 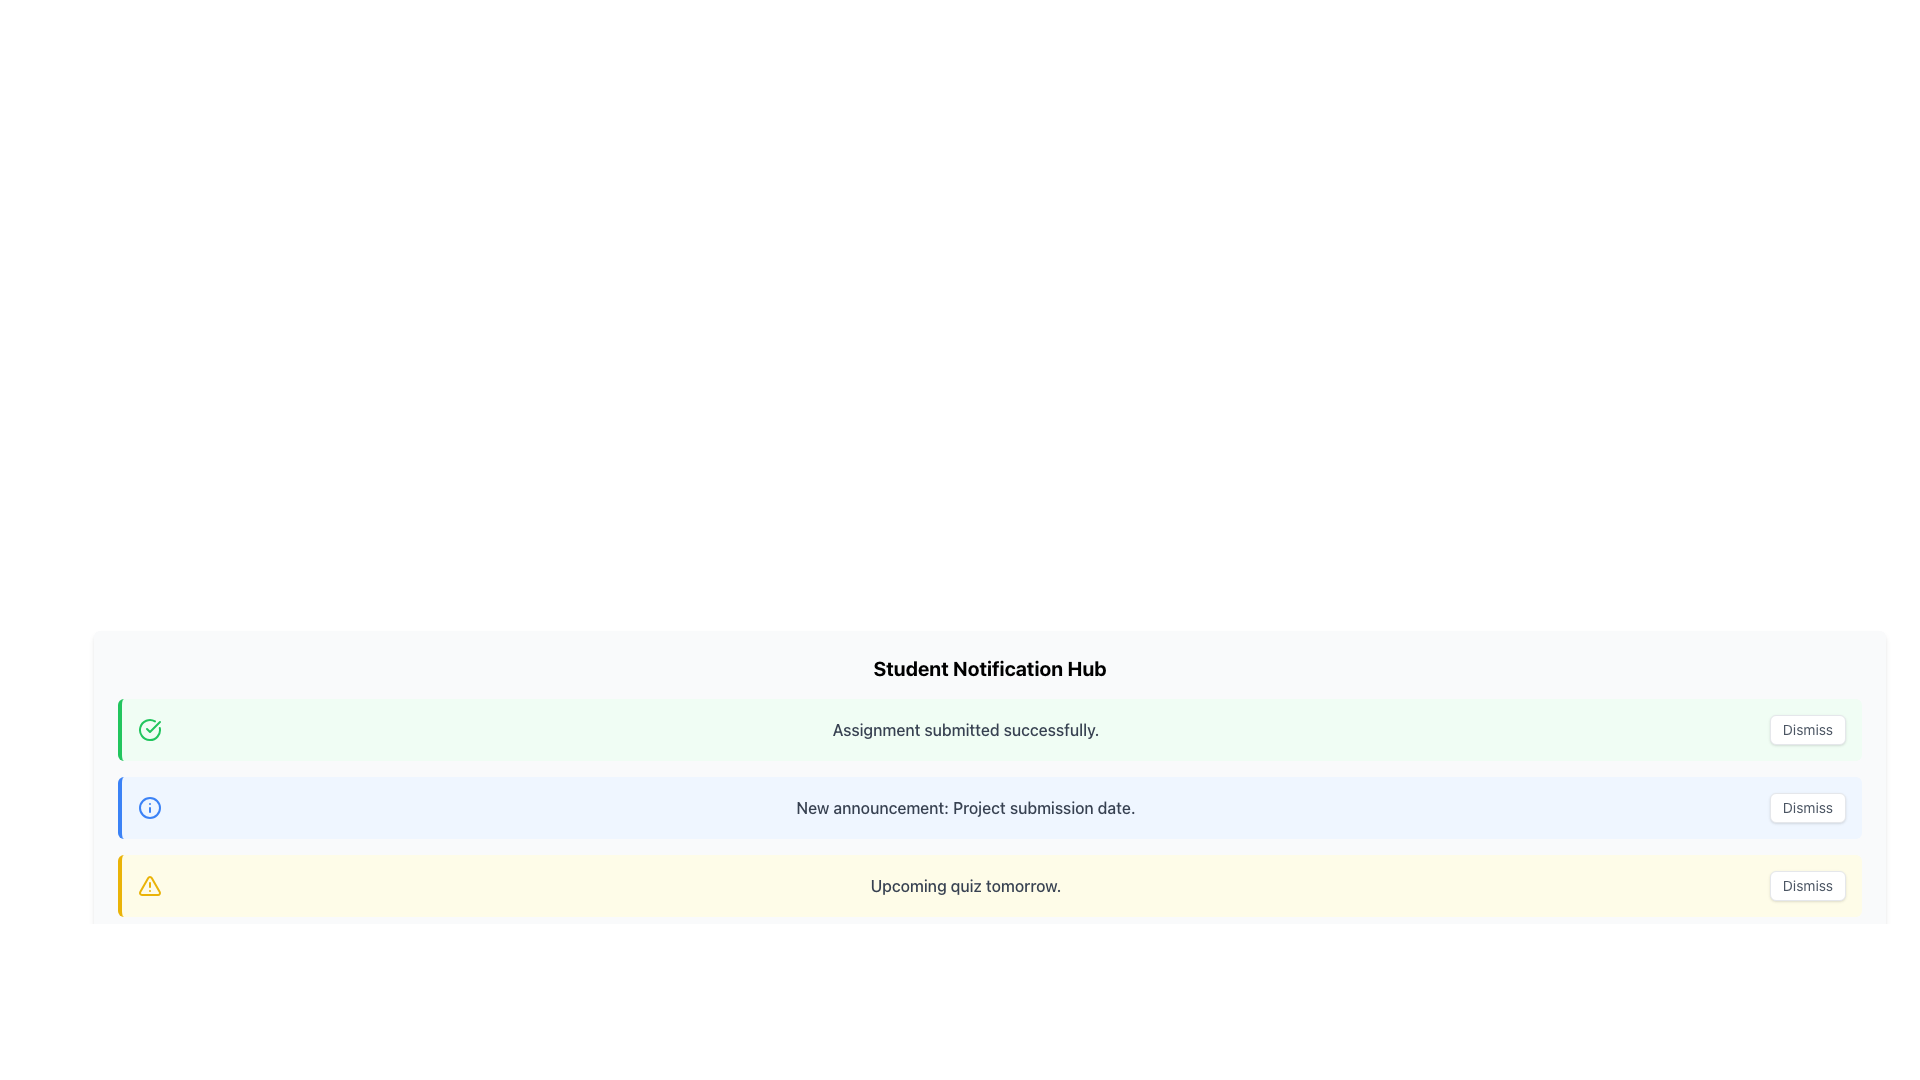 What do you see at coordinates (148, 885) in the screenshot?
I see `the warning icon located at the start of the notification block with a yellow background that indicates an upcoming quiz tomorrow` at bounding box center [148, 885].